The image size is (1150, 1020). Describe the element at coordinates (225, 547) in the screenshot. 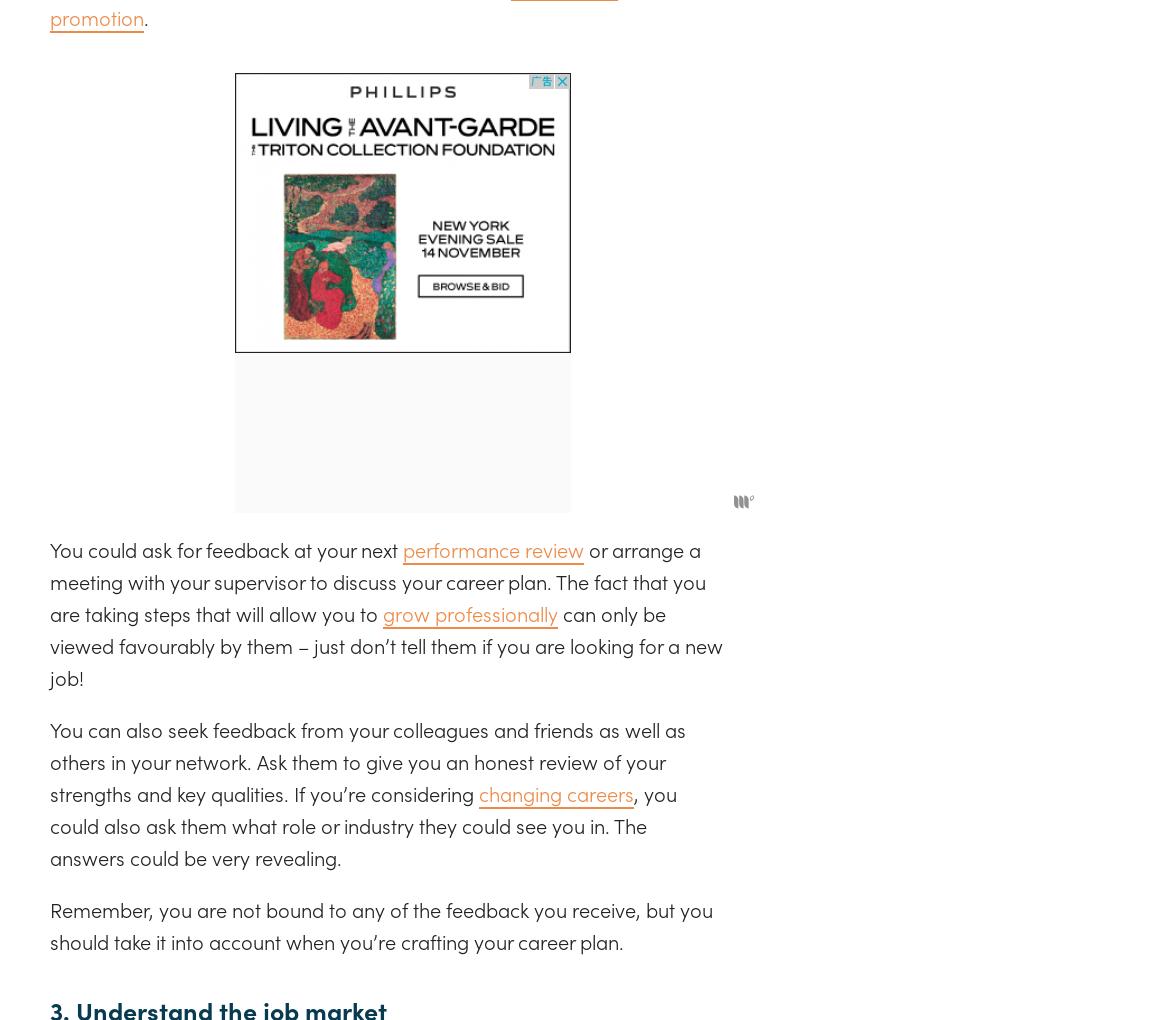

I see `'You could ask for feedback at your next'` at that location.